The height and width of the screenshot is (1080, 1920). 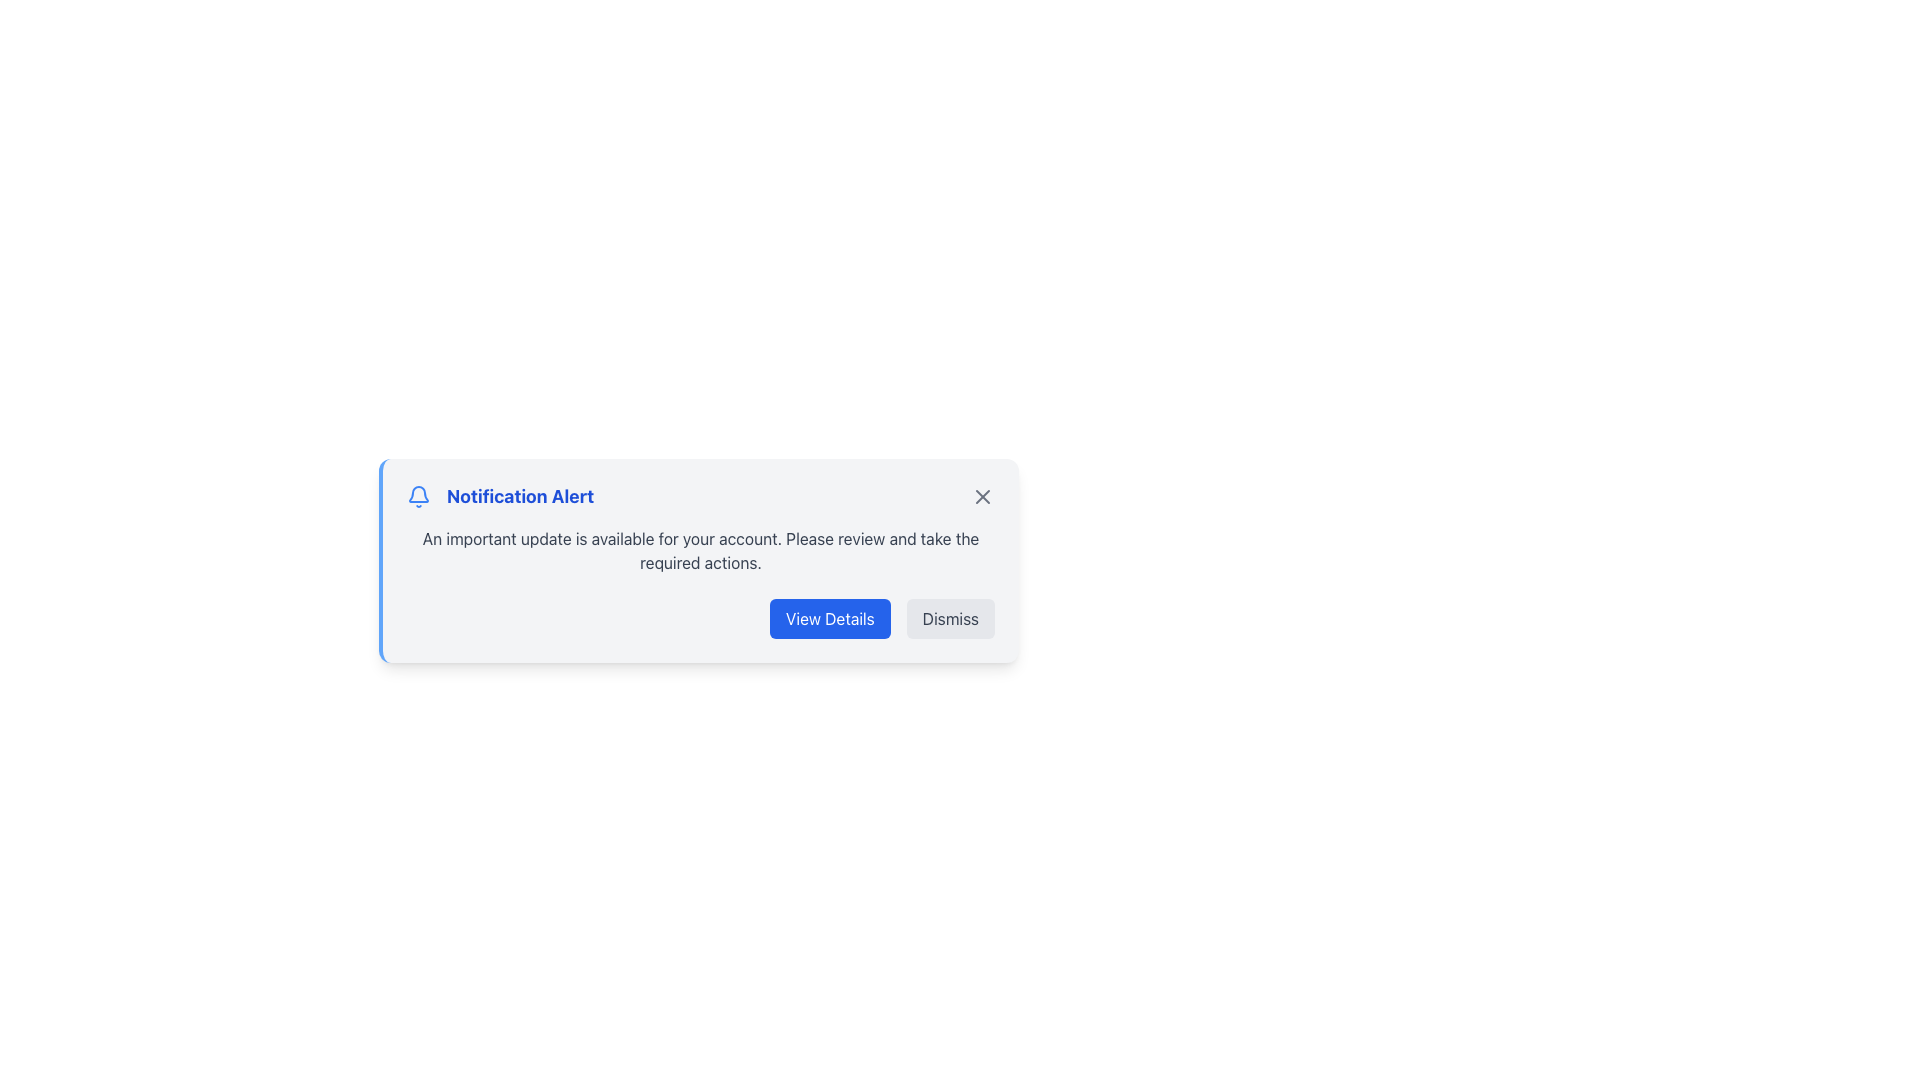 What do you see at coordinates (500, 496) in the screenshot?
I see `the 'Notification Alert' text label, which is styled in bold and large blue font, positioned next to a bell icon within a notification box` at bounding box center [500, 496].